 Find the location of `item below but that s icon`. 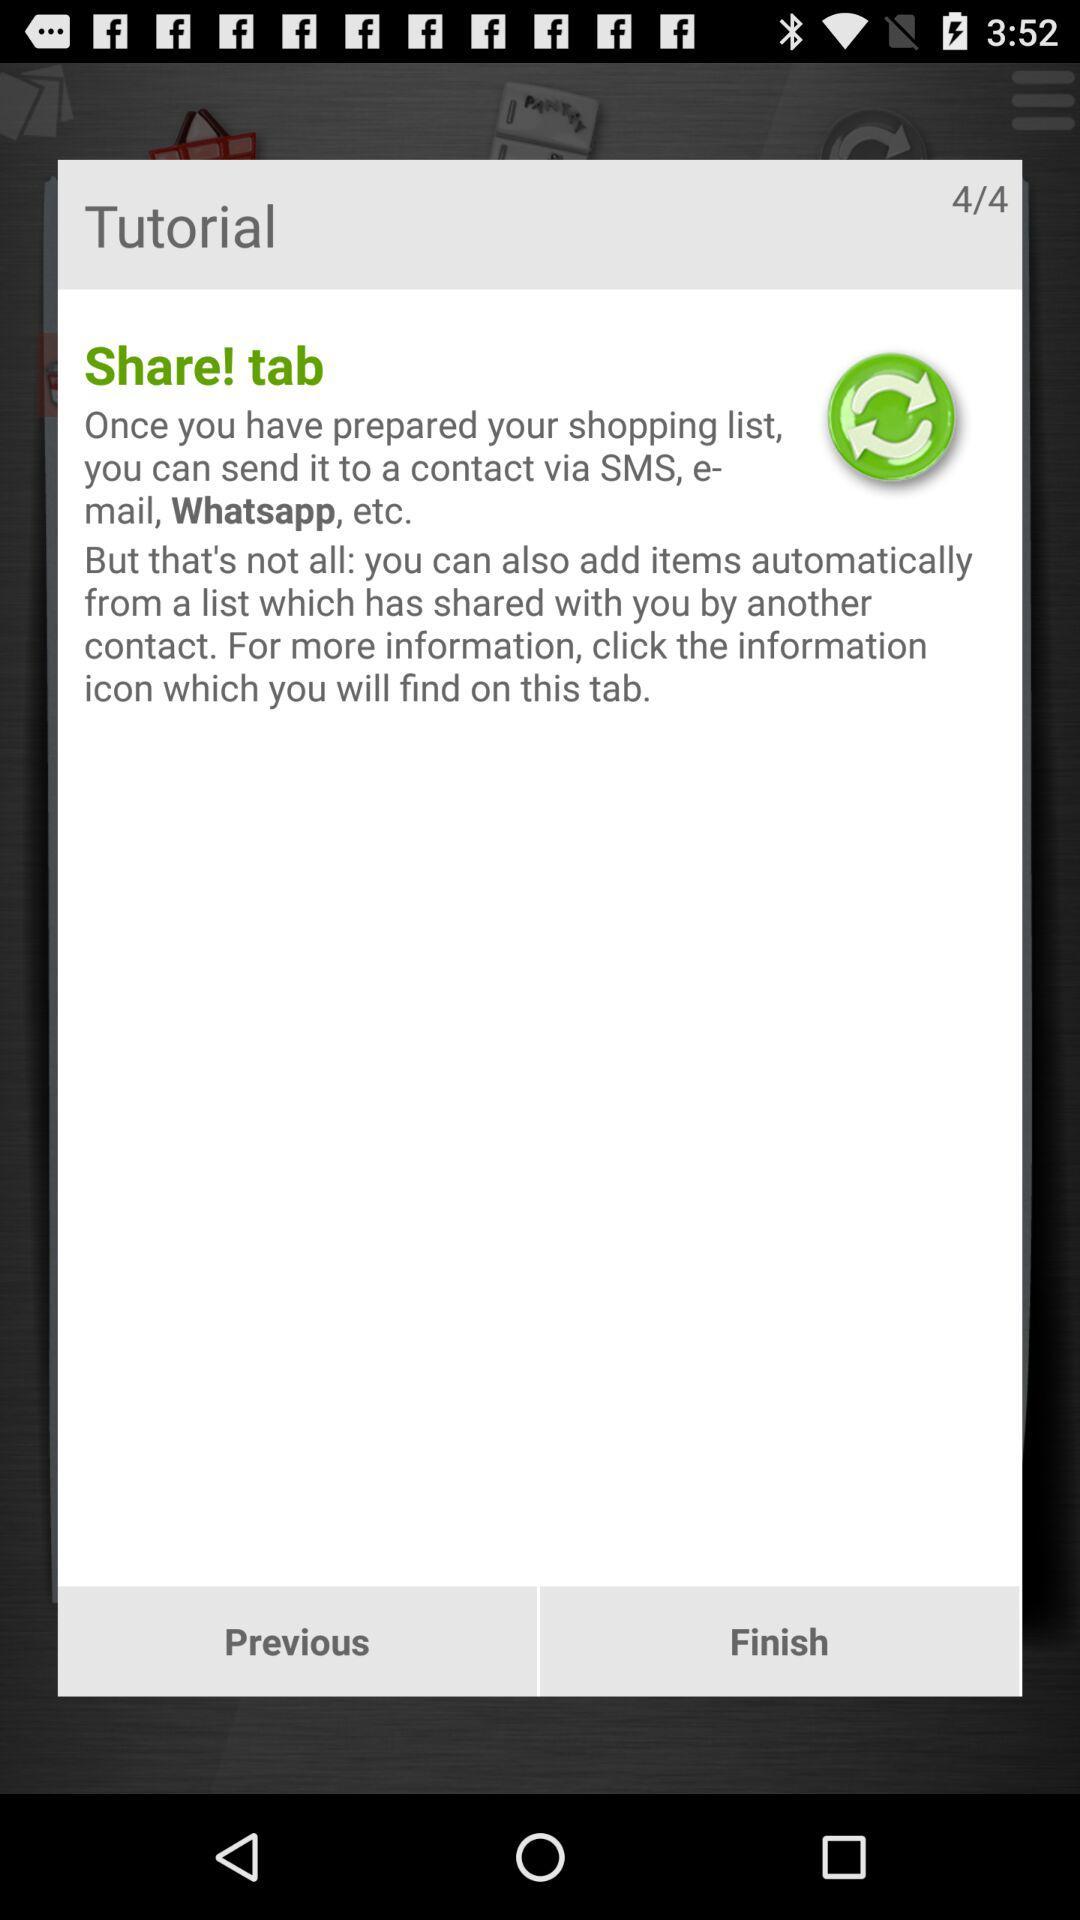

item below but that s icon is located at coordinates (297, 1641).